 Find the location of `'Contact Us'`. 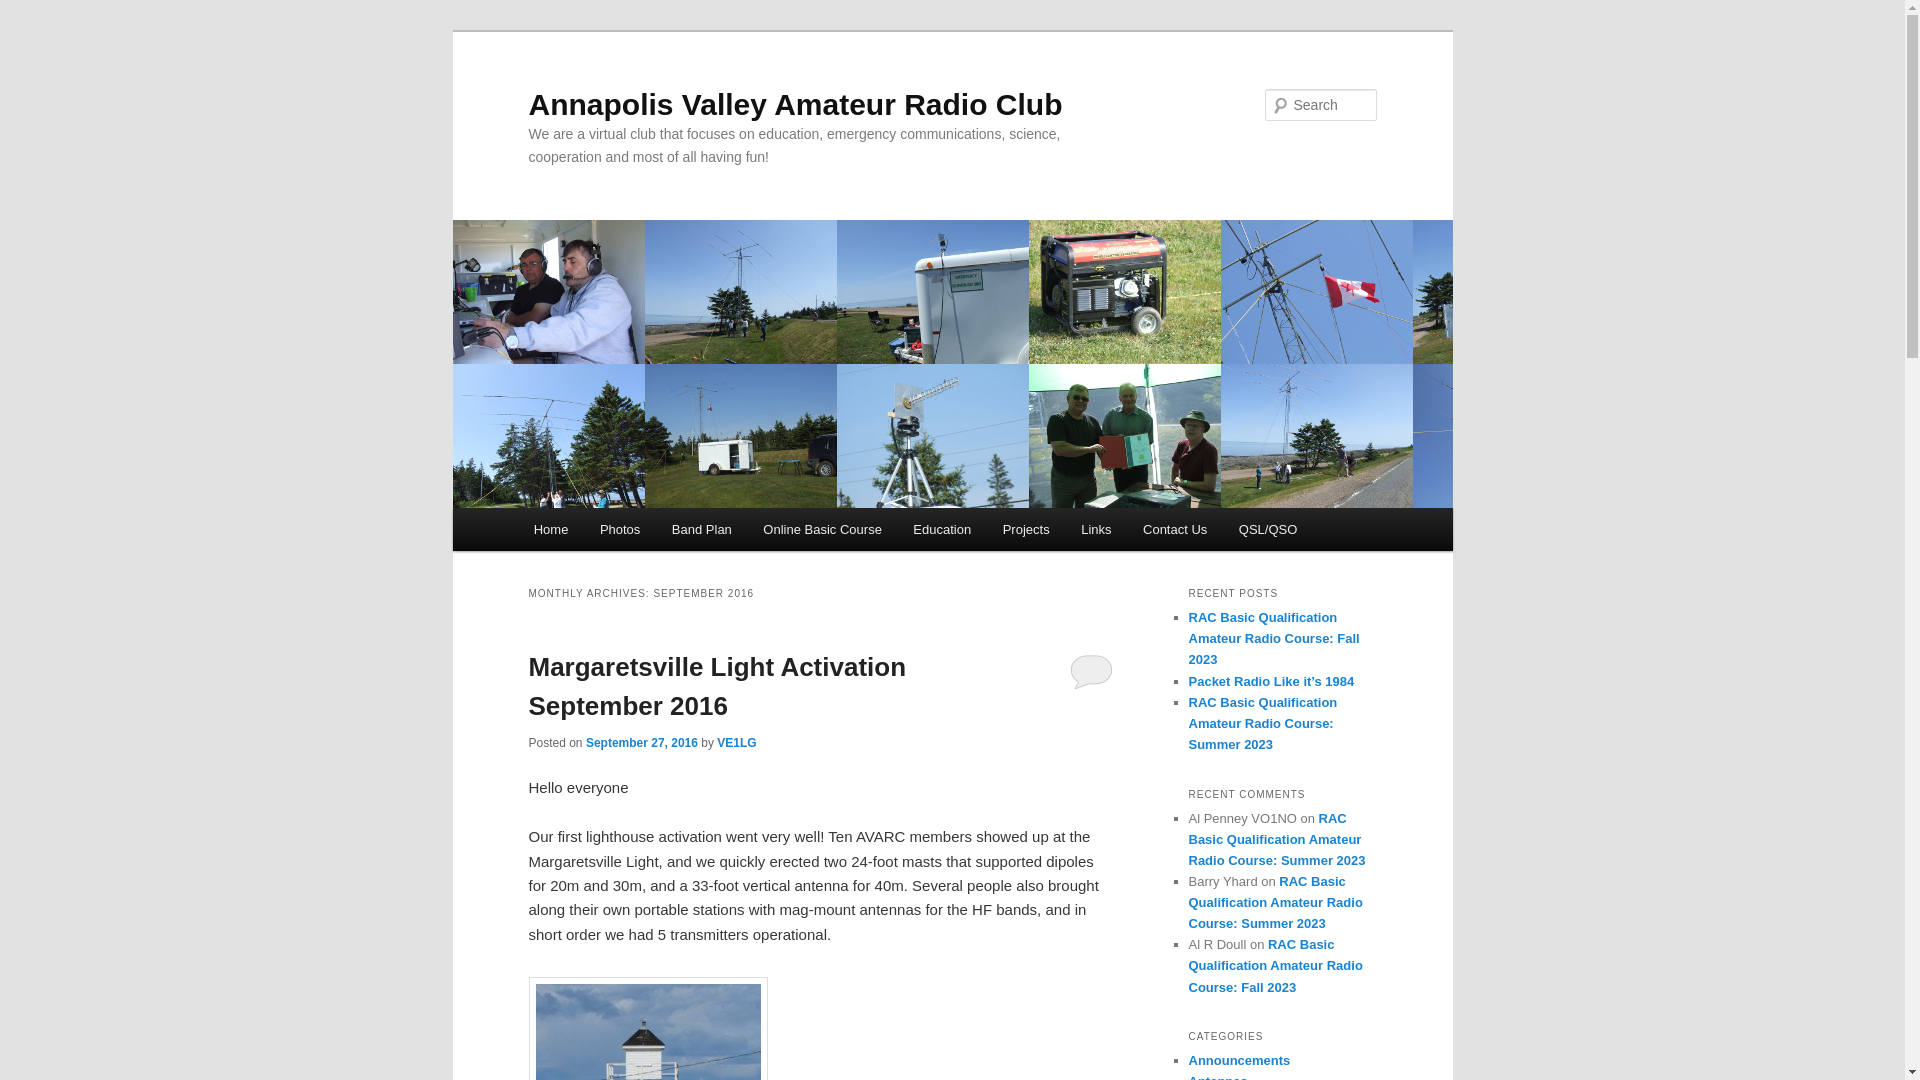

'Contact Us' is located at coordinates (1175, 528).